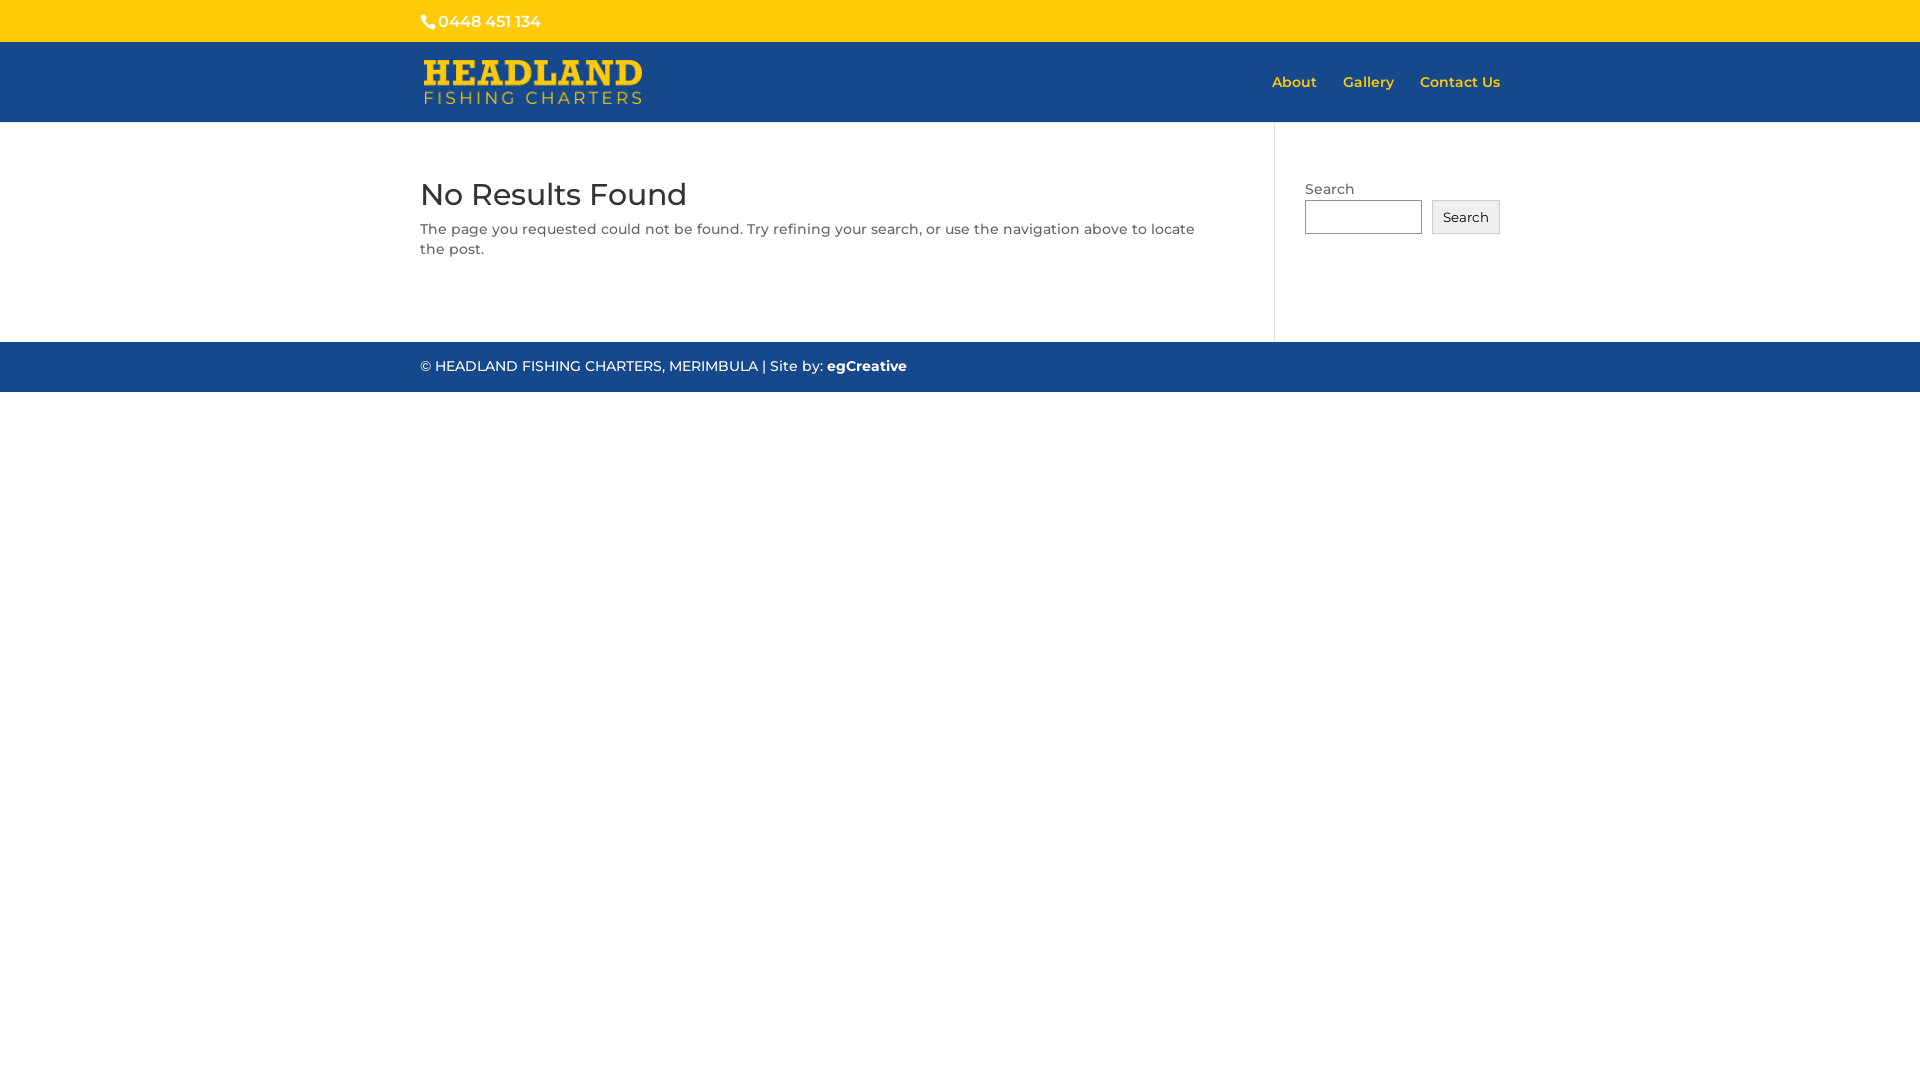 This screenshot has height=1080, width=1920. Describe the element at coordinates (1367, 98) in the screenshot. I see `'Gallery'` at that location.